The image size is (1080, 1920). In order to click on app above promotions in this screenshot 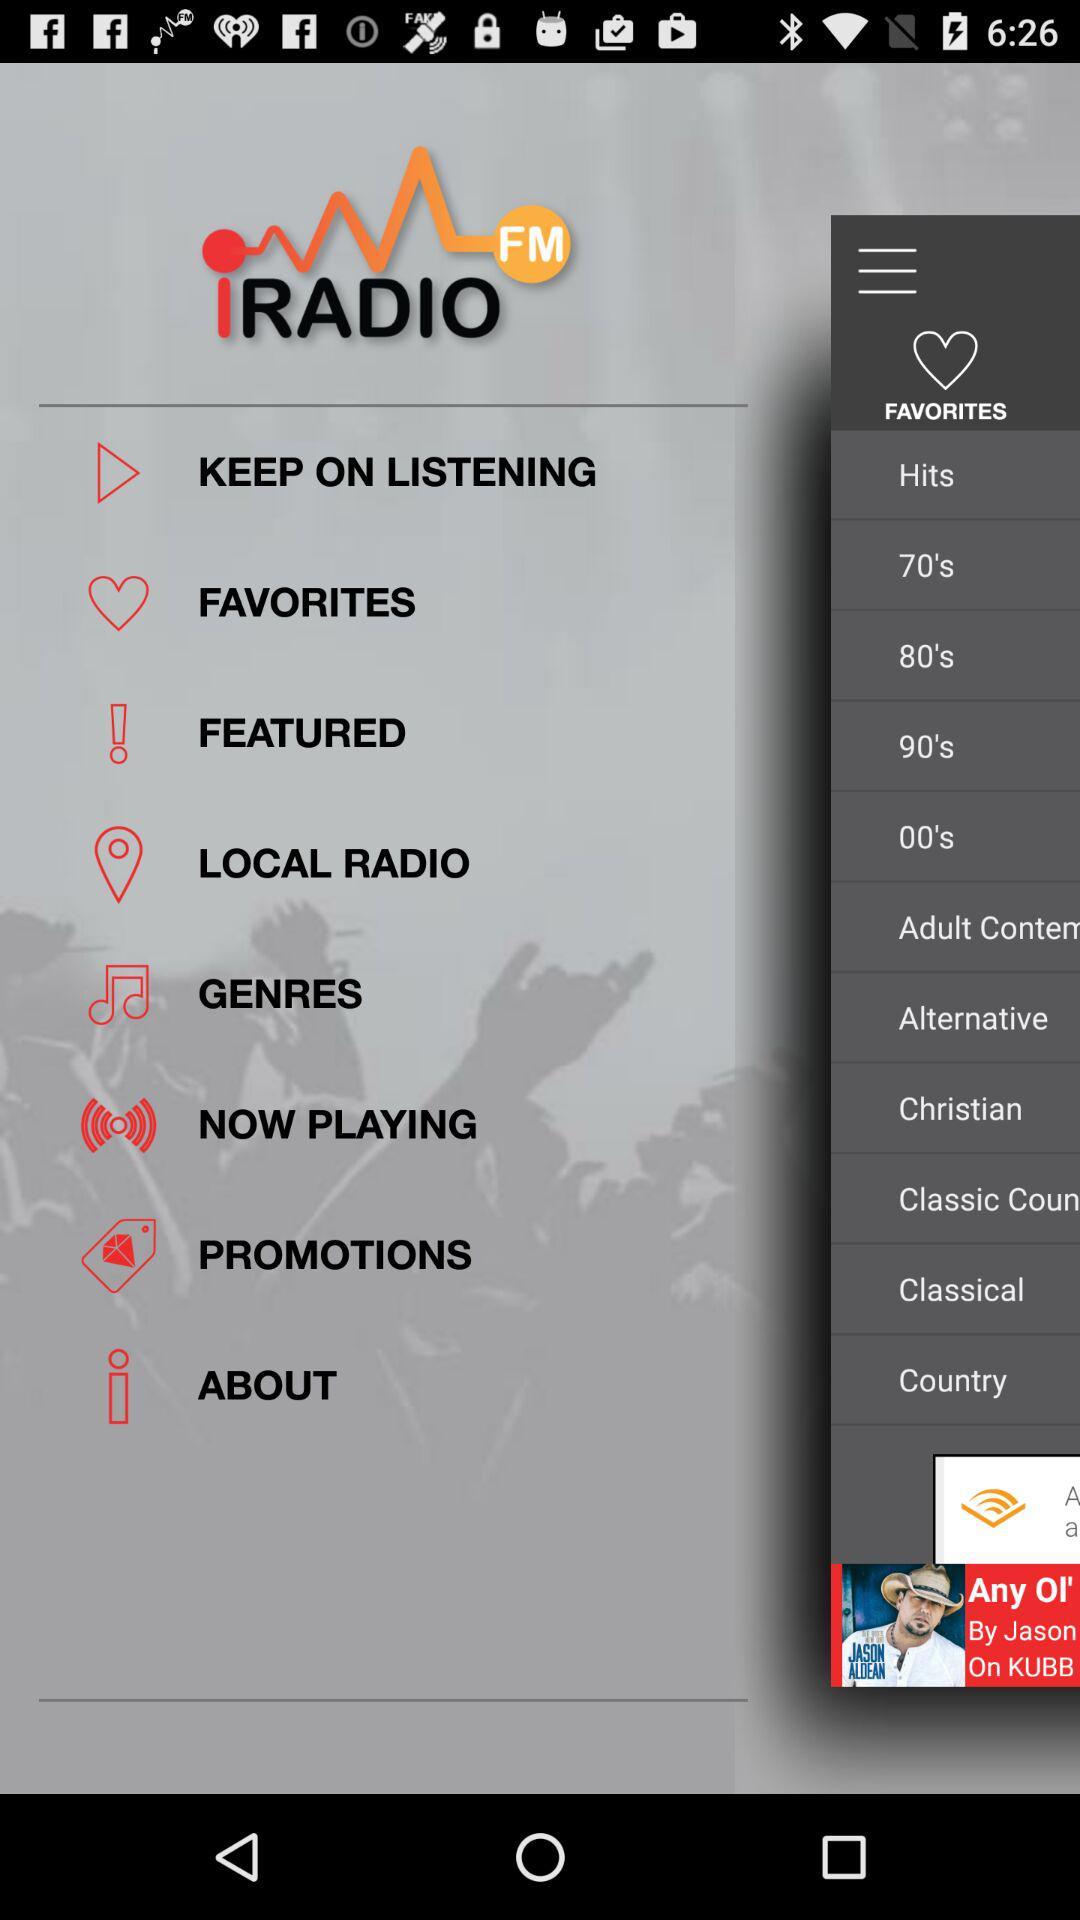, I will do `click(466, 1125)`.